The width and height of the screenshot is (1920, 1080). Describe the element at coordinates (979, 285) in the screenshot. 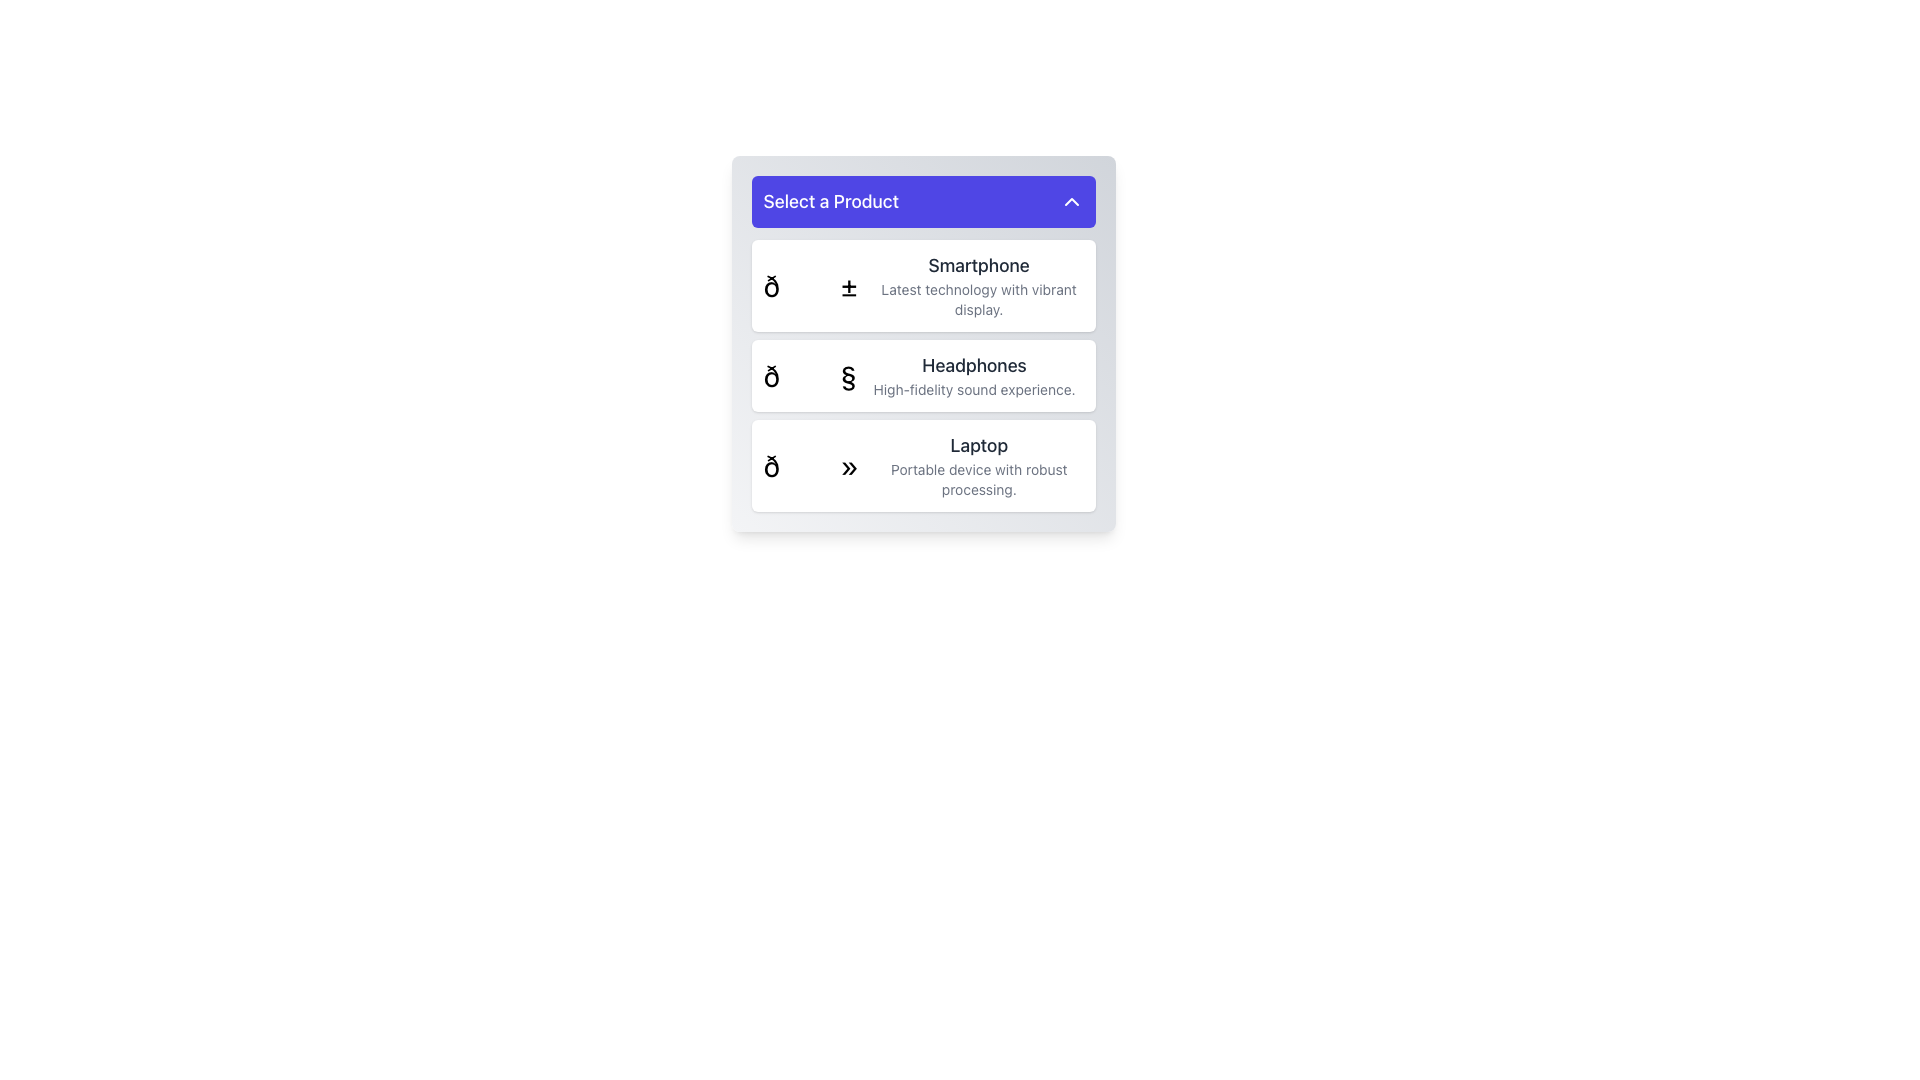

I see `the second selectable list item representing the 'Smartphone' category in the product selection menu` at that location.